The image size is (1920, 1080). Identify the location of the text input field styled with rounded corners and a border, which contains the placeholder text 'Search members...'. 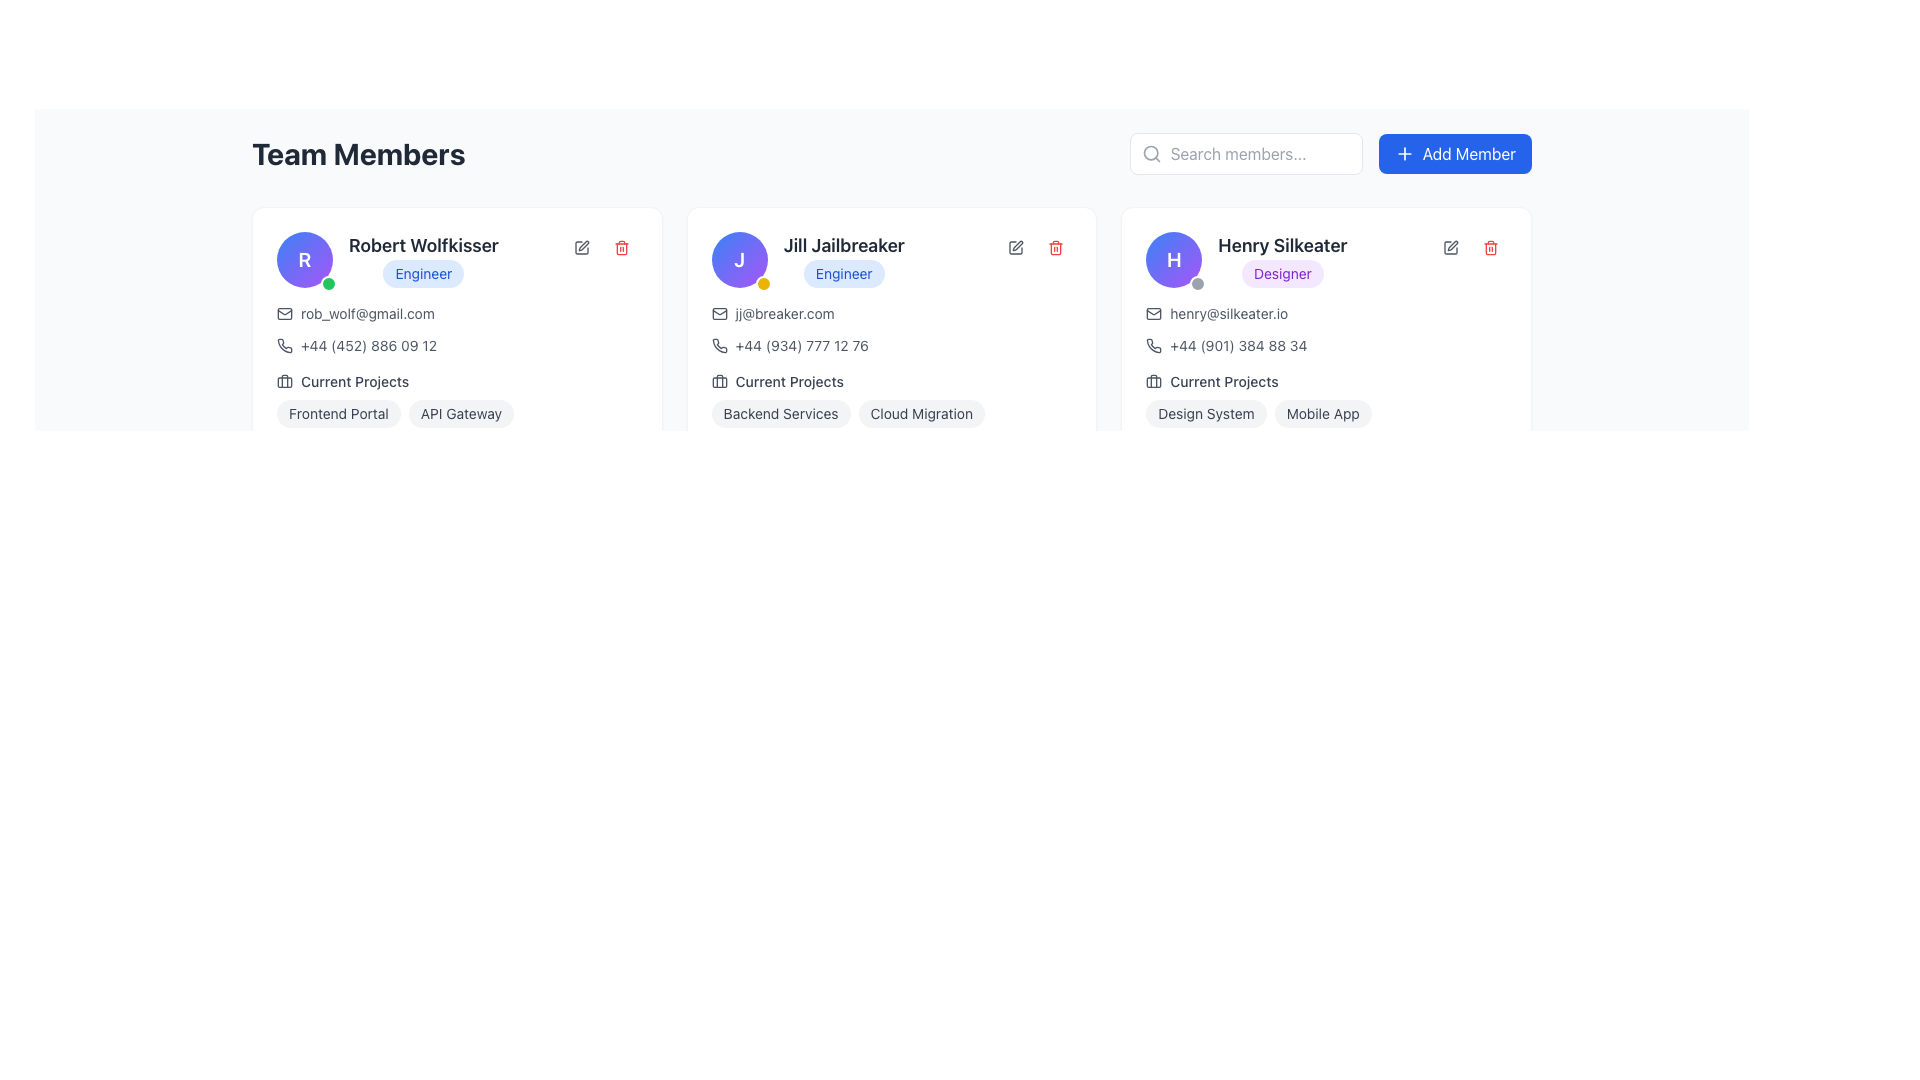
(1245, 153).